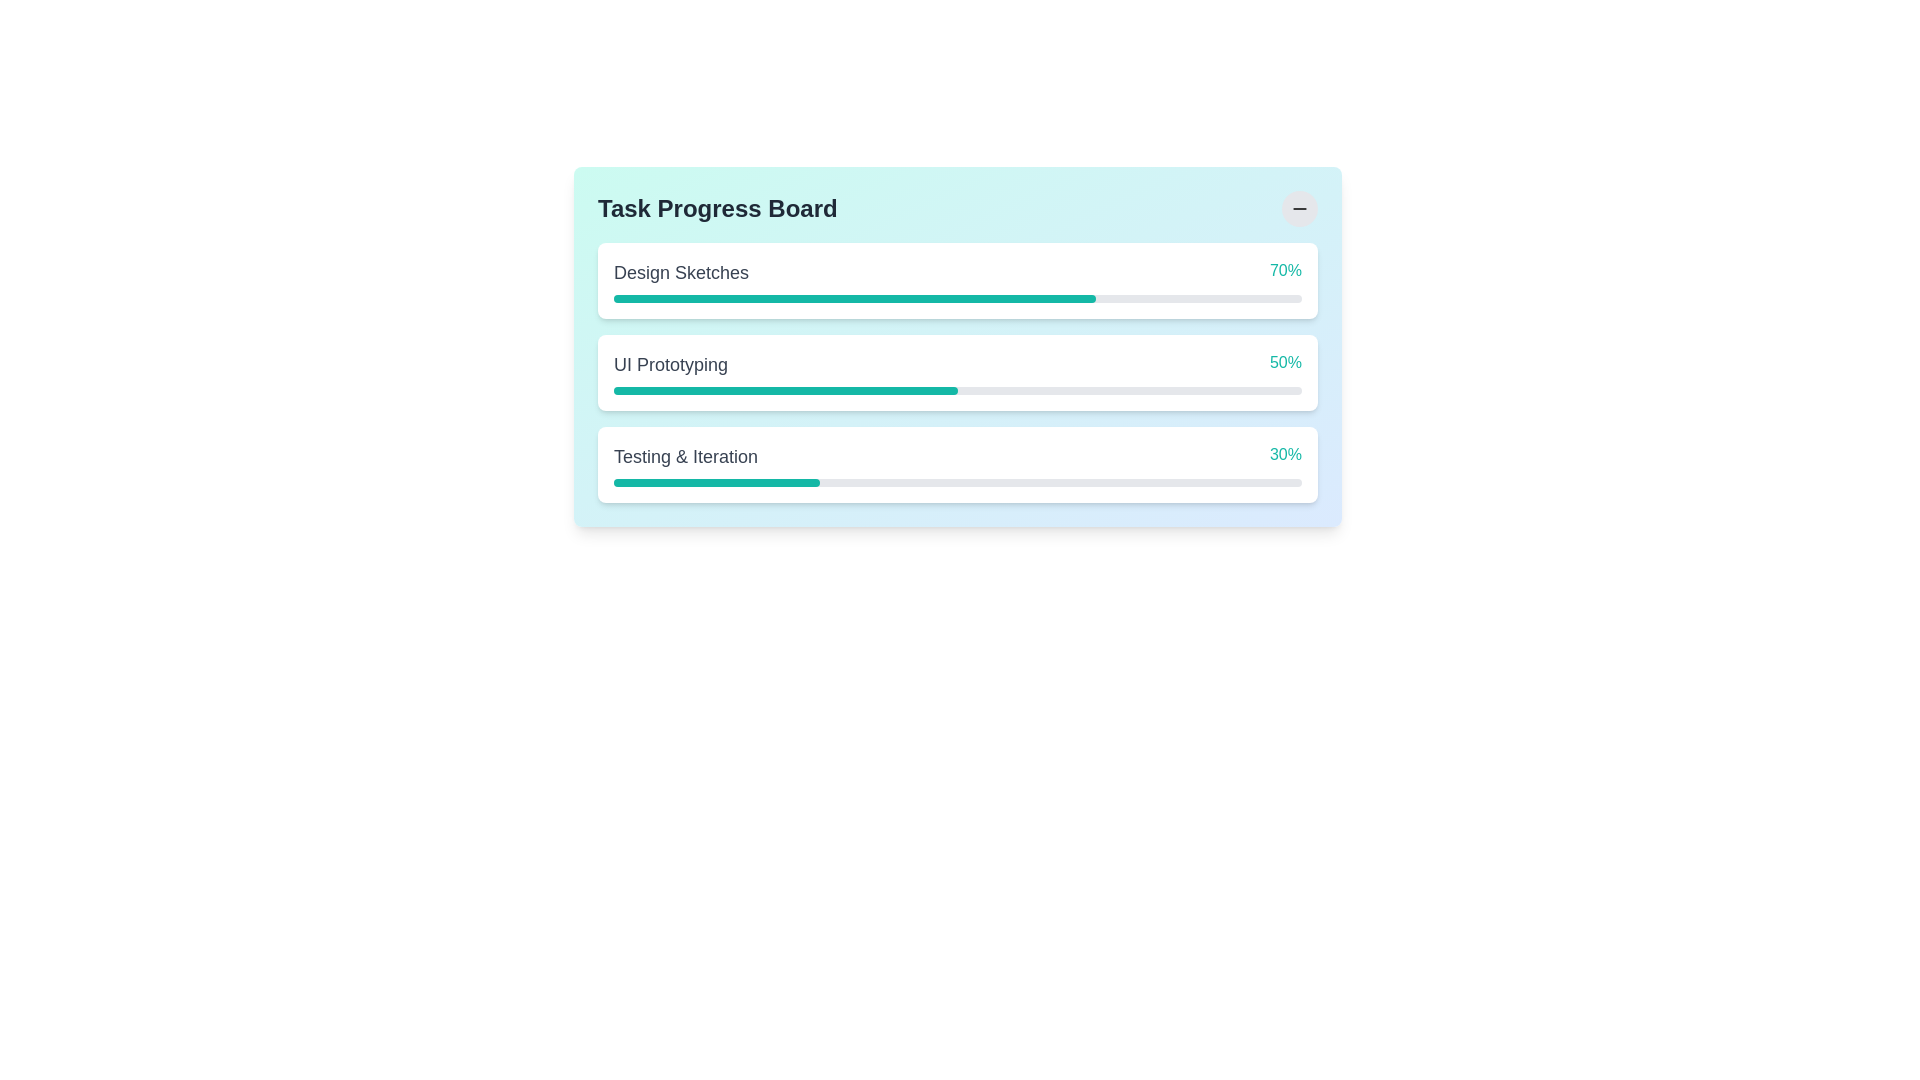 The width and height of the screenshot is (1920, 1080). What do you see at coordinates (957, 465) in the screenshot?
I see `the Progress Tracker element displaying 'Testing & Iteration' and '30%' with a teal progress bar, which is the third progress bar under 'Task Progress Board'` at bounding box center [957, 465].